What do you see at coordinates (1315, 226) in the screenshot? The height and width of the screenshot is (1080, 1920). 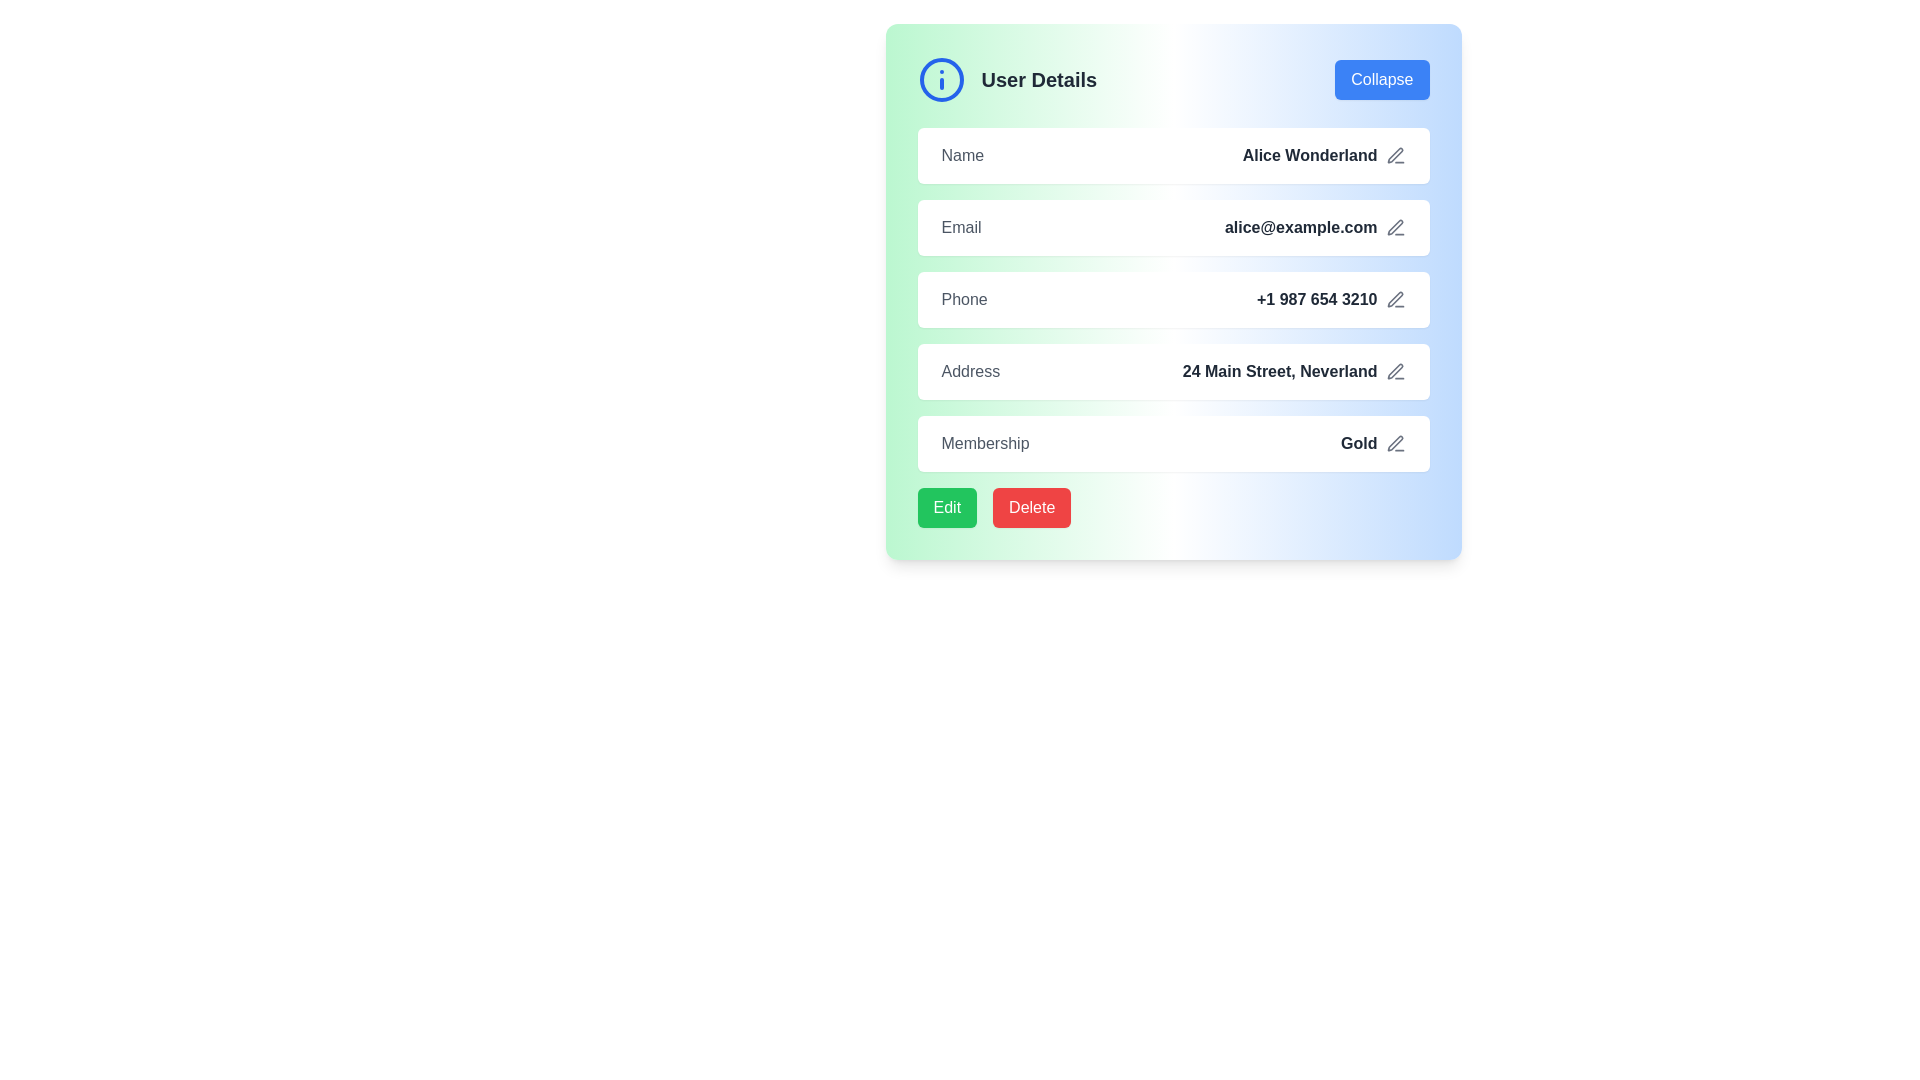 I see `the text display showing the user's email address 'alice@example.com', which is located to the right of the 'Email' label and left of the pen-shaped icon` at bounding box center [1315, 226].